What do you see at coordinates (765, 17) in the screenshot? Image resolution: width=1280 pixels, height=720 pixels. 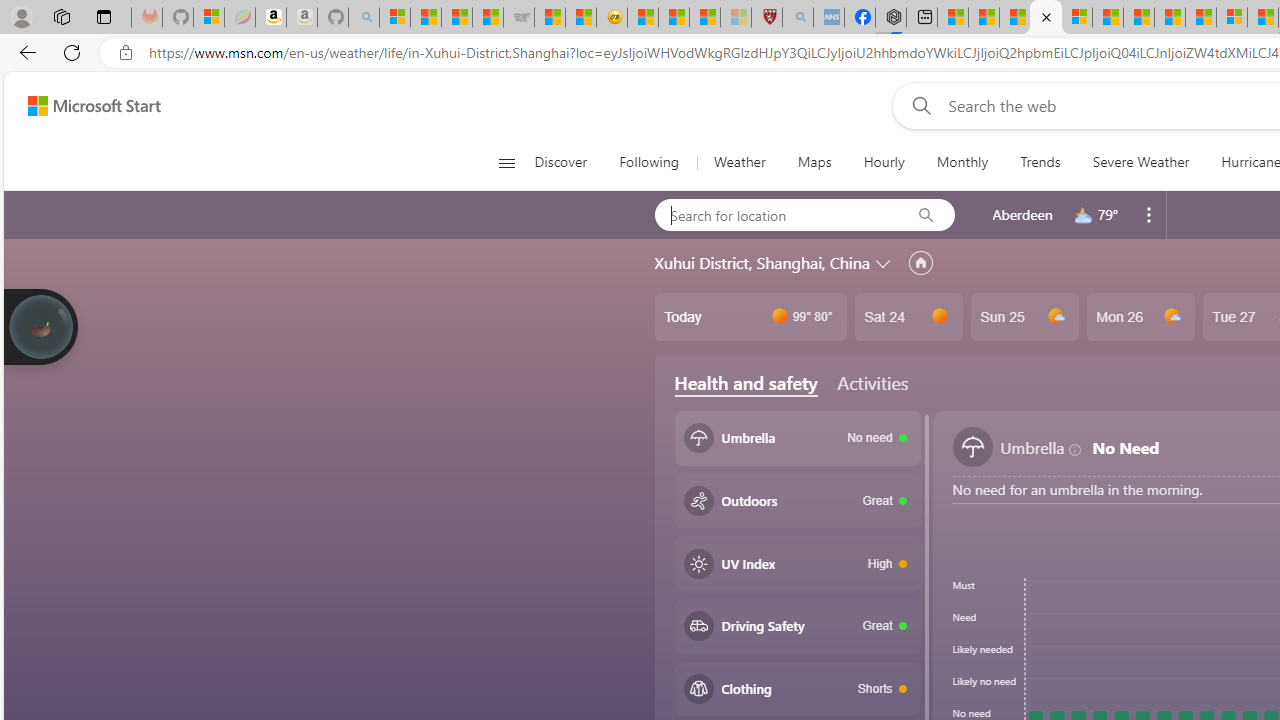 I see `'Robert H. Shmerling, MD - Harvard Health'` at bounding box center [765, 17].